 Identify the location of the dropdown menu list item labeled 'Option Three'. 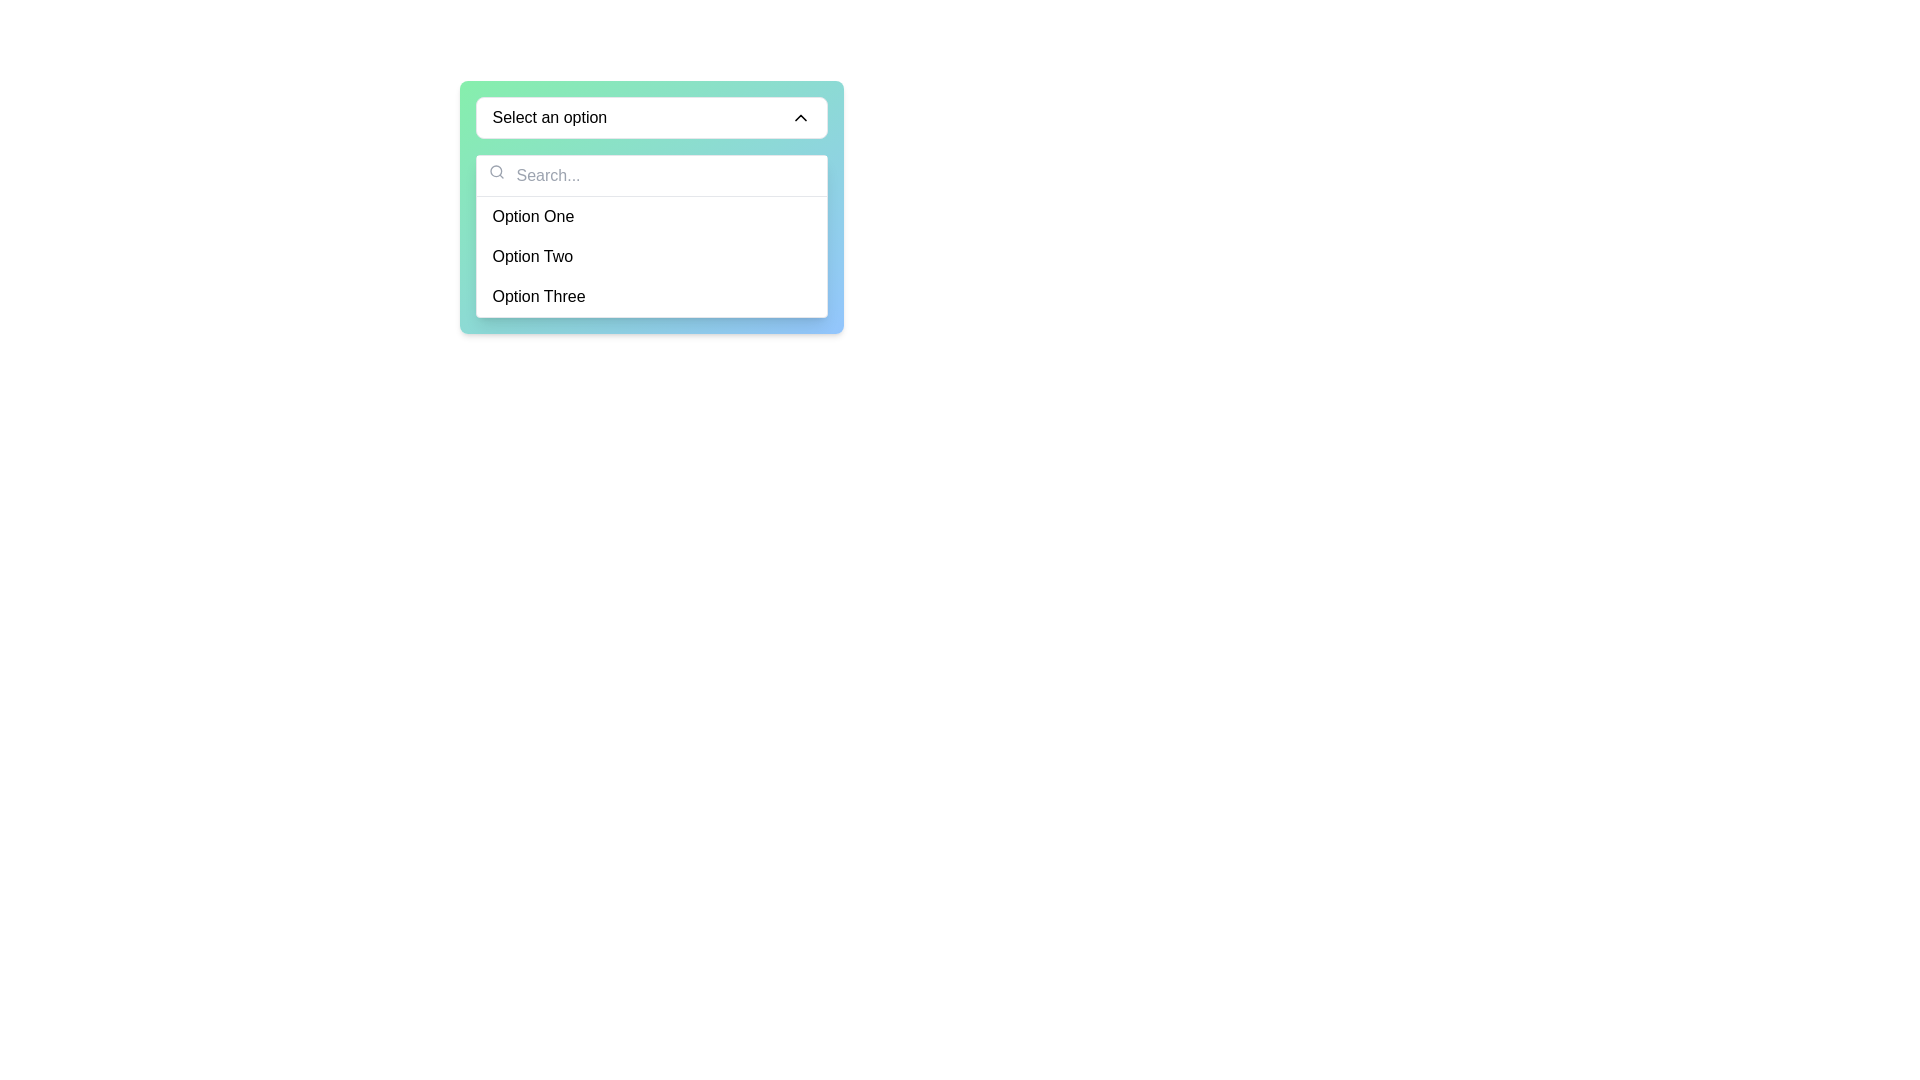
(651, 297).